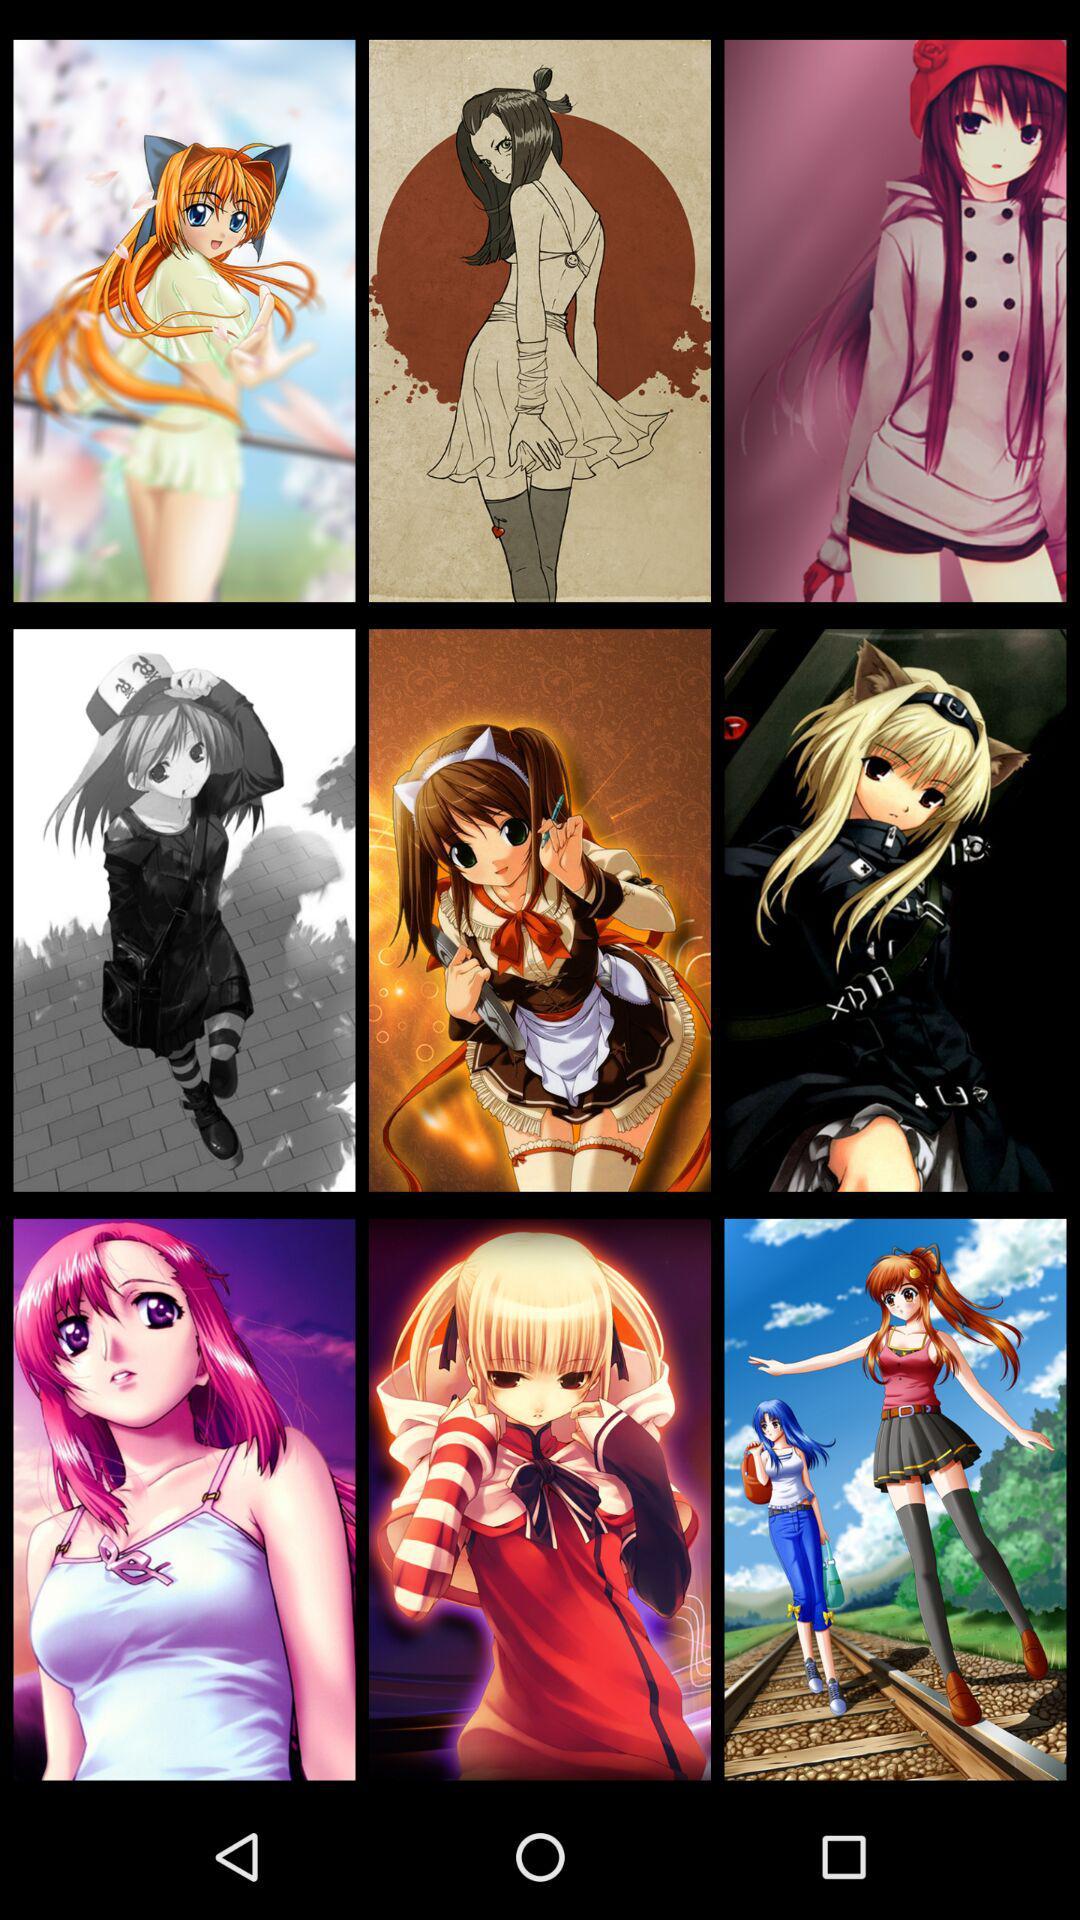 The width and height of the screenshot is (1080, 1920). Describe the element at coordinates (894, 1499) in the screenshot. I see `item at the bottom right corner` at that location.